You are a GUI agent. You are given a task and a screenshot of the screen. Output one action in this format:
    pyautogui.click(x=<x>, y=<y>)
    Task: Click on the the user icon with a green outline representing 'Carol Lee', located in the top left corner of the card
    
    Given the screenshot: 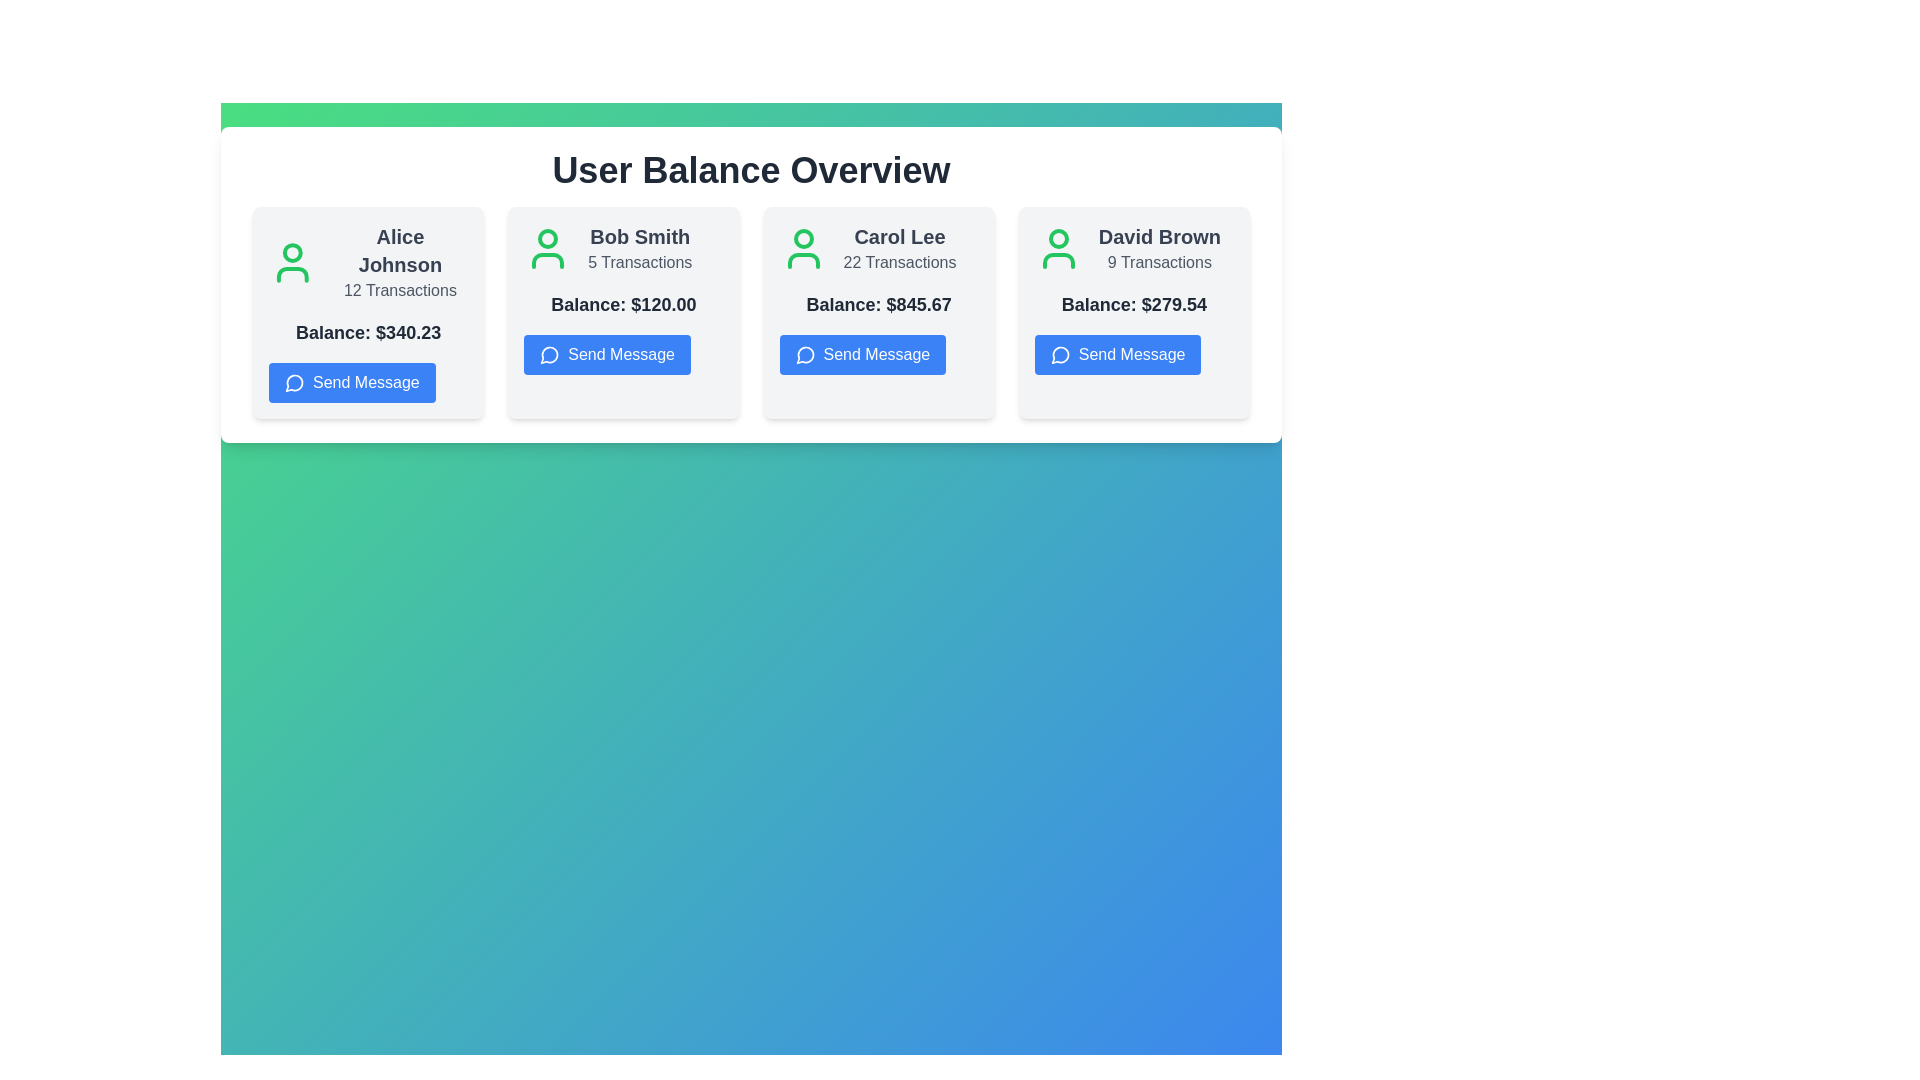 What is the action you would take?
    pyautogui.click(x=803, y=248)
    